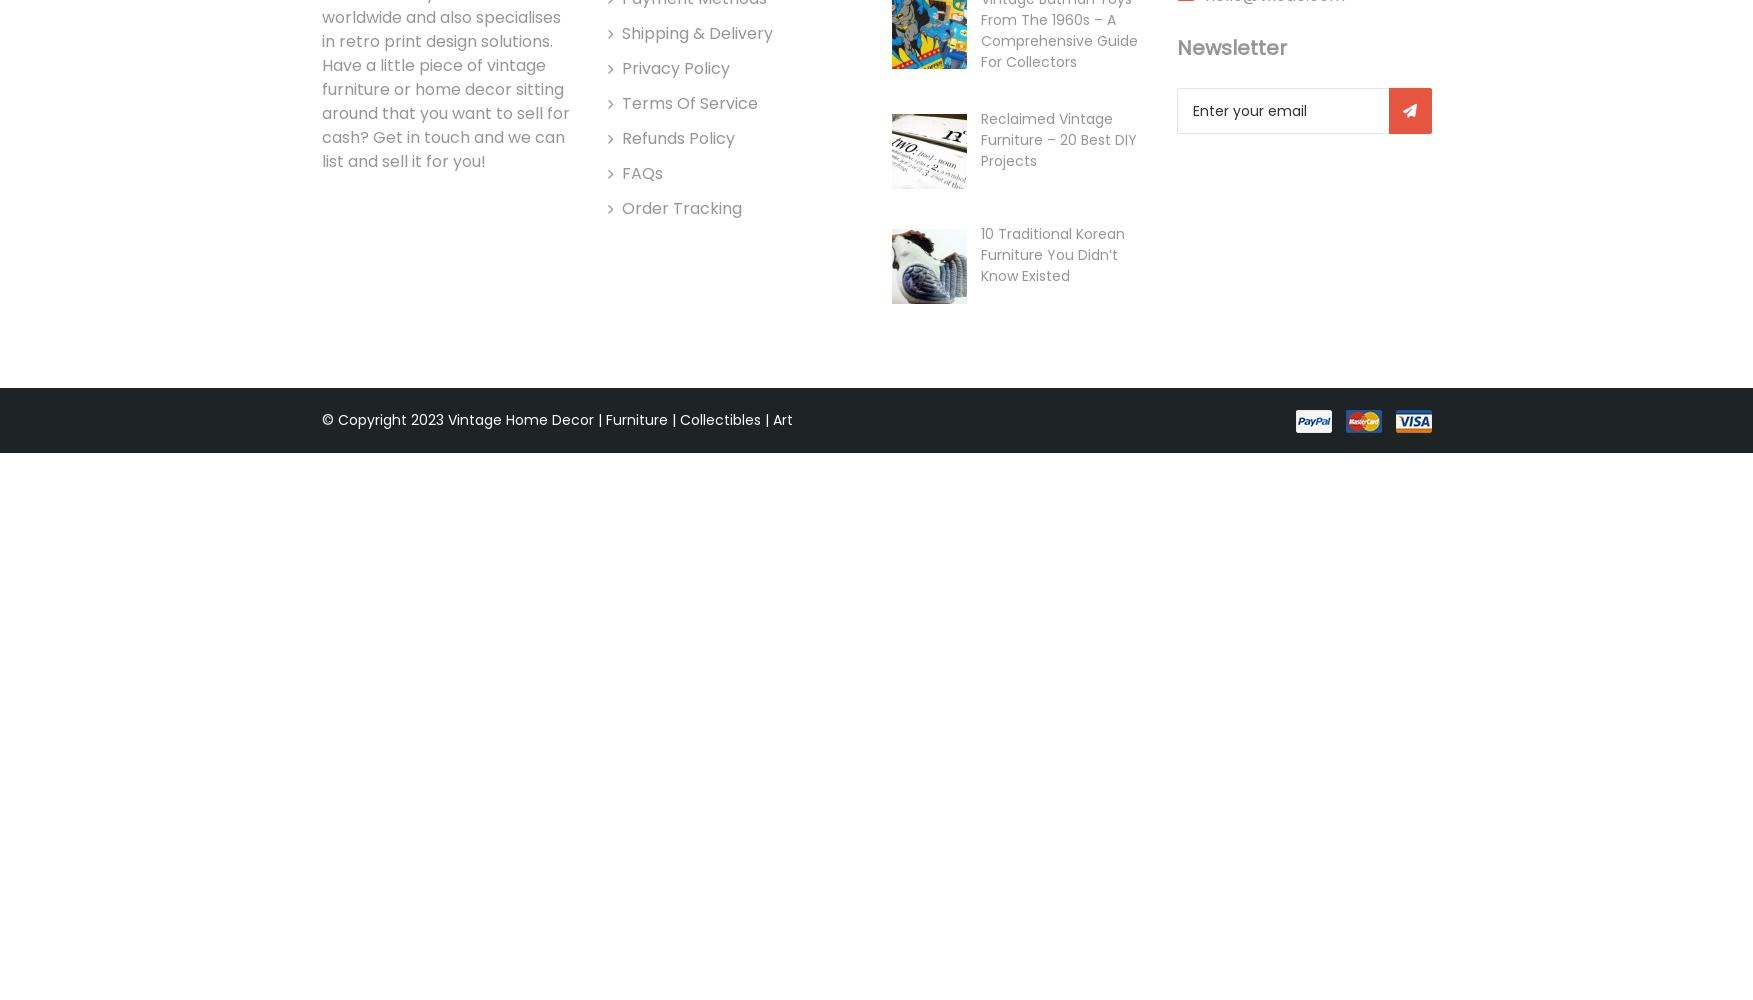 The width and height of the screenshot is (1753, 1000). Describe the element at coordinates (681, 207) in the screenshot. I see `'Order Tracking'` at that location.